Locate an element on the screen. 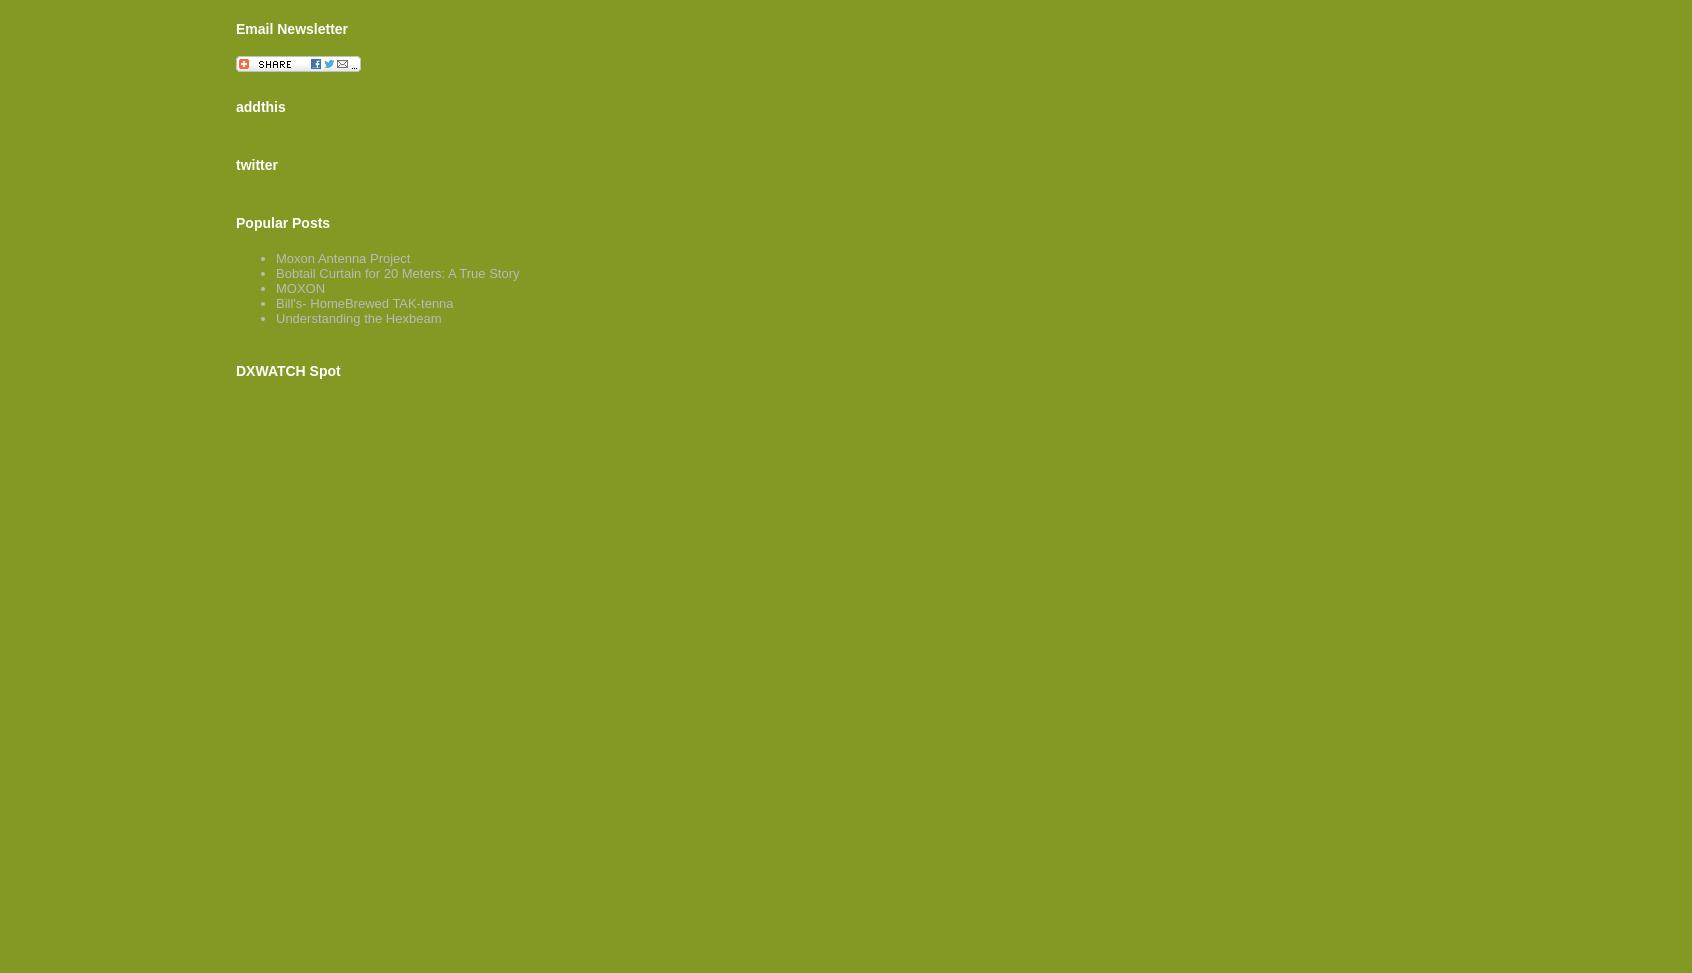  'MOXON' is located at coordinates (299, 288).